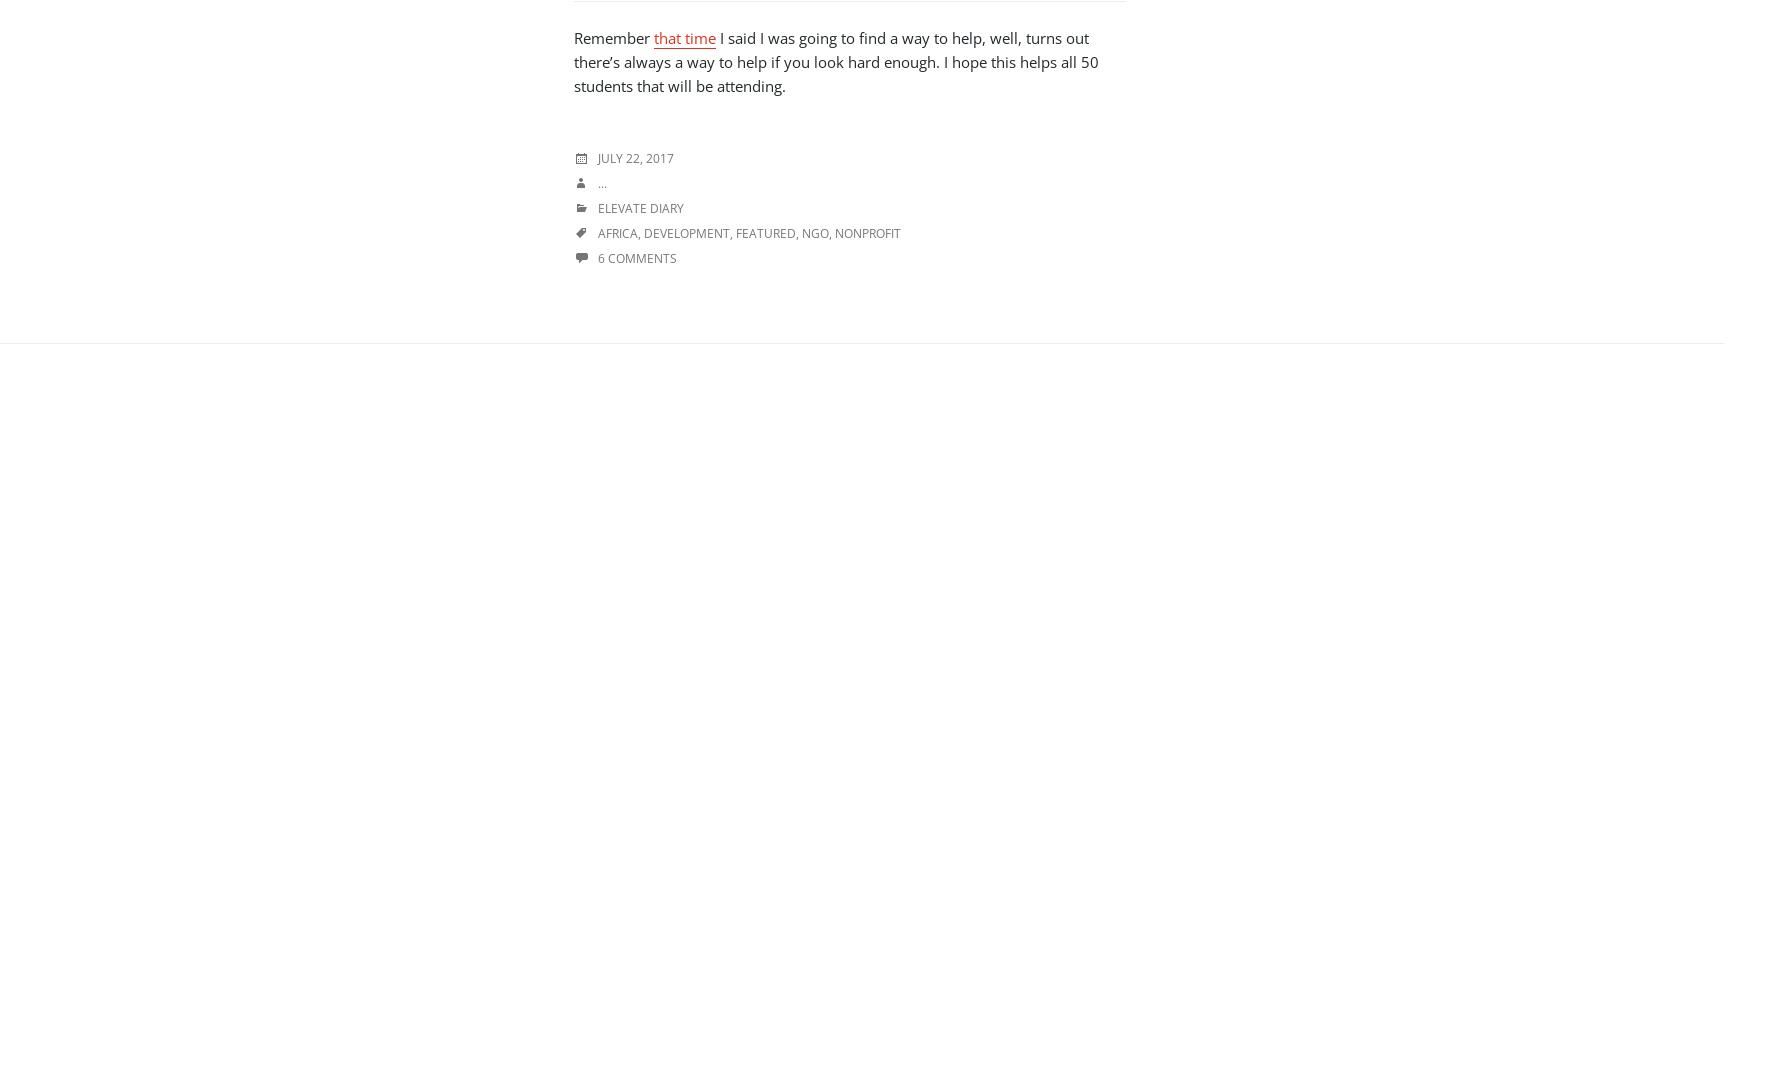 The width and height of the screenshot is (1772, 1065). Describe the element at coordinates (686, 232) in the screenshot. I see `'Development'` at that location.